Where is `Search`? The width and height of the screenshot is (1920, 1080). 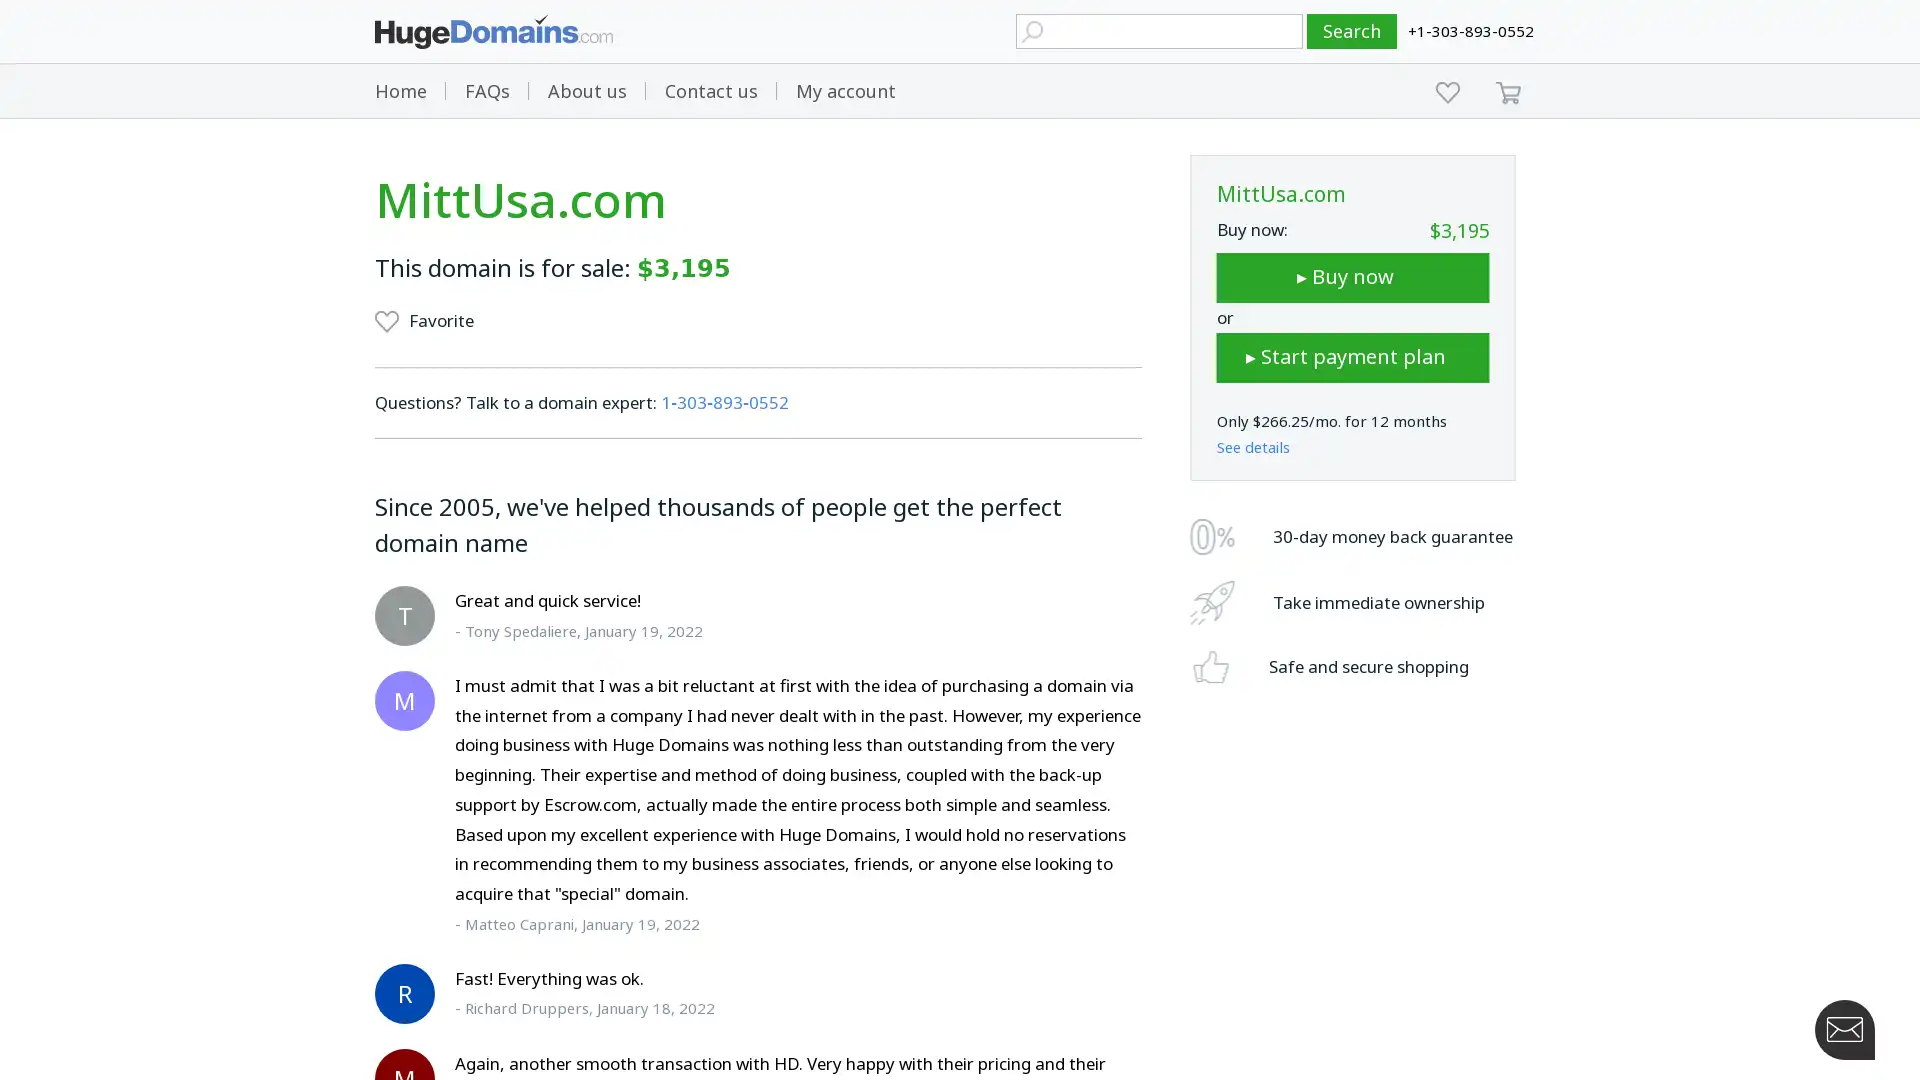
Search is located at coordinates (1352, 31).